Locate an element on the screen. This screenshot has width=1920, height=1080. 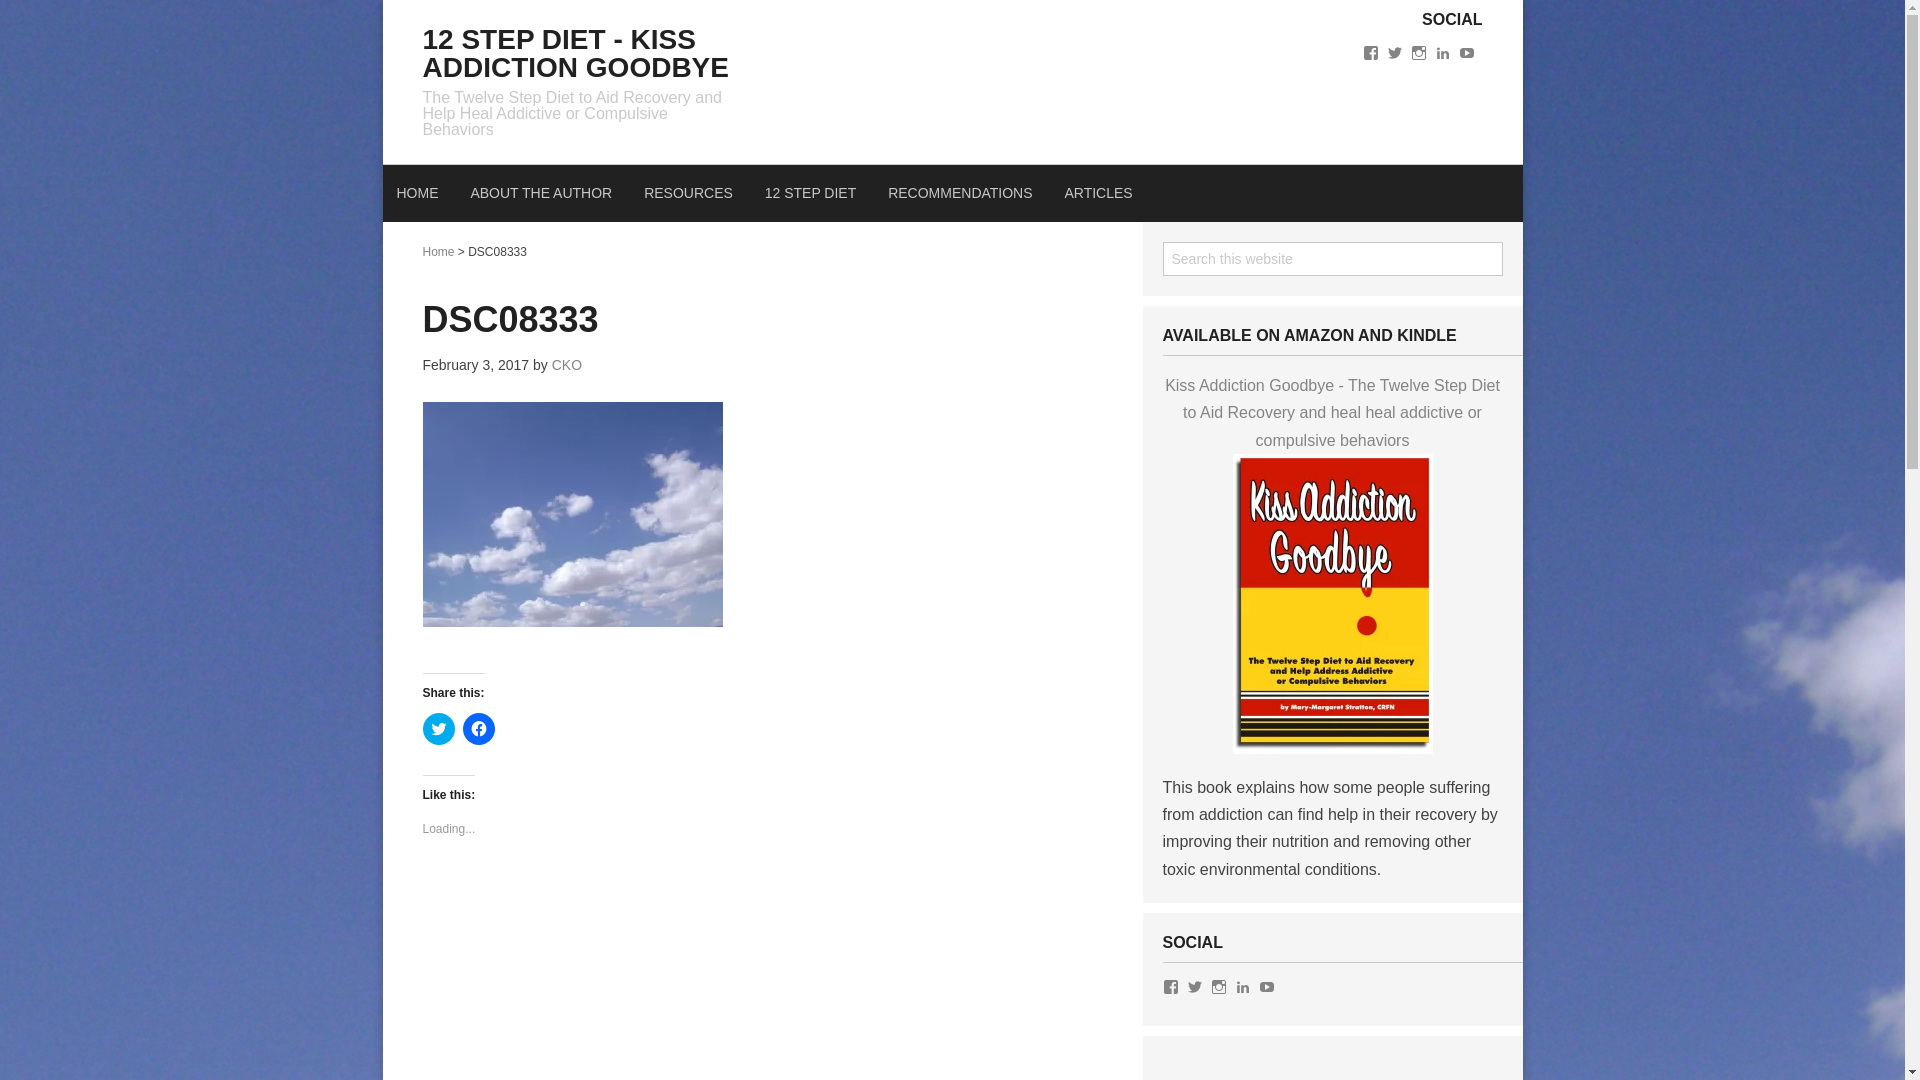
'ARTICLES' is located at coordinates (1097, 193).